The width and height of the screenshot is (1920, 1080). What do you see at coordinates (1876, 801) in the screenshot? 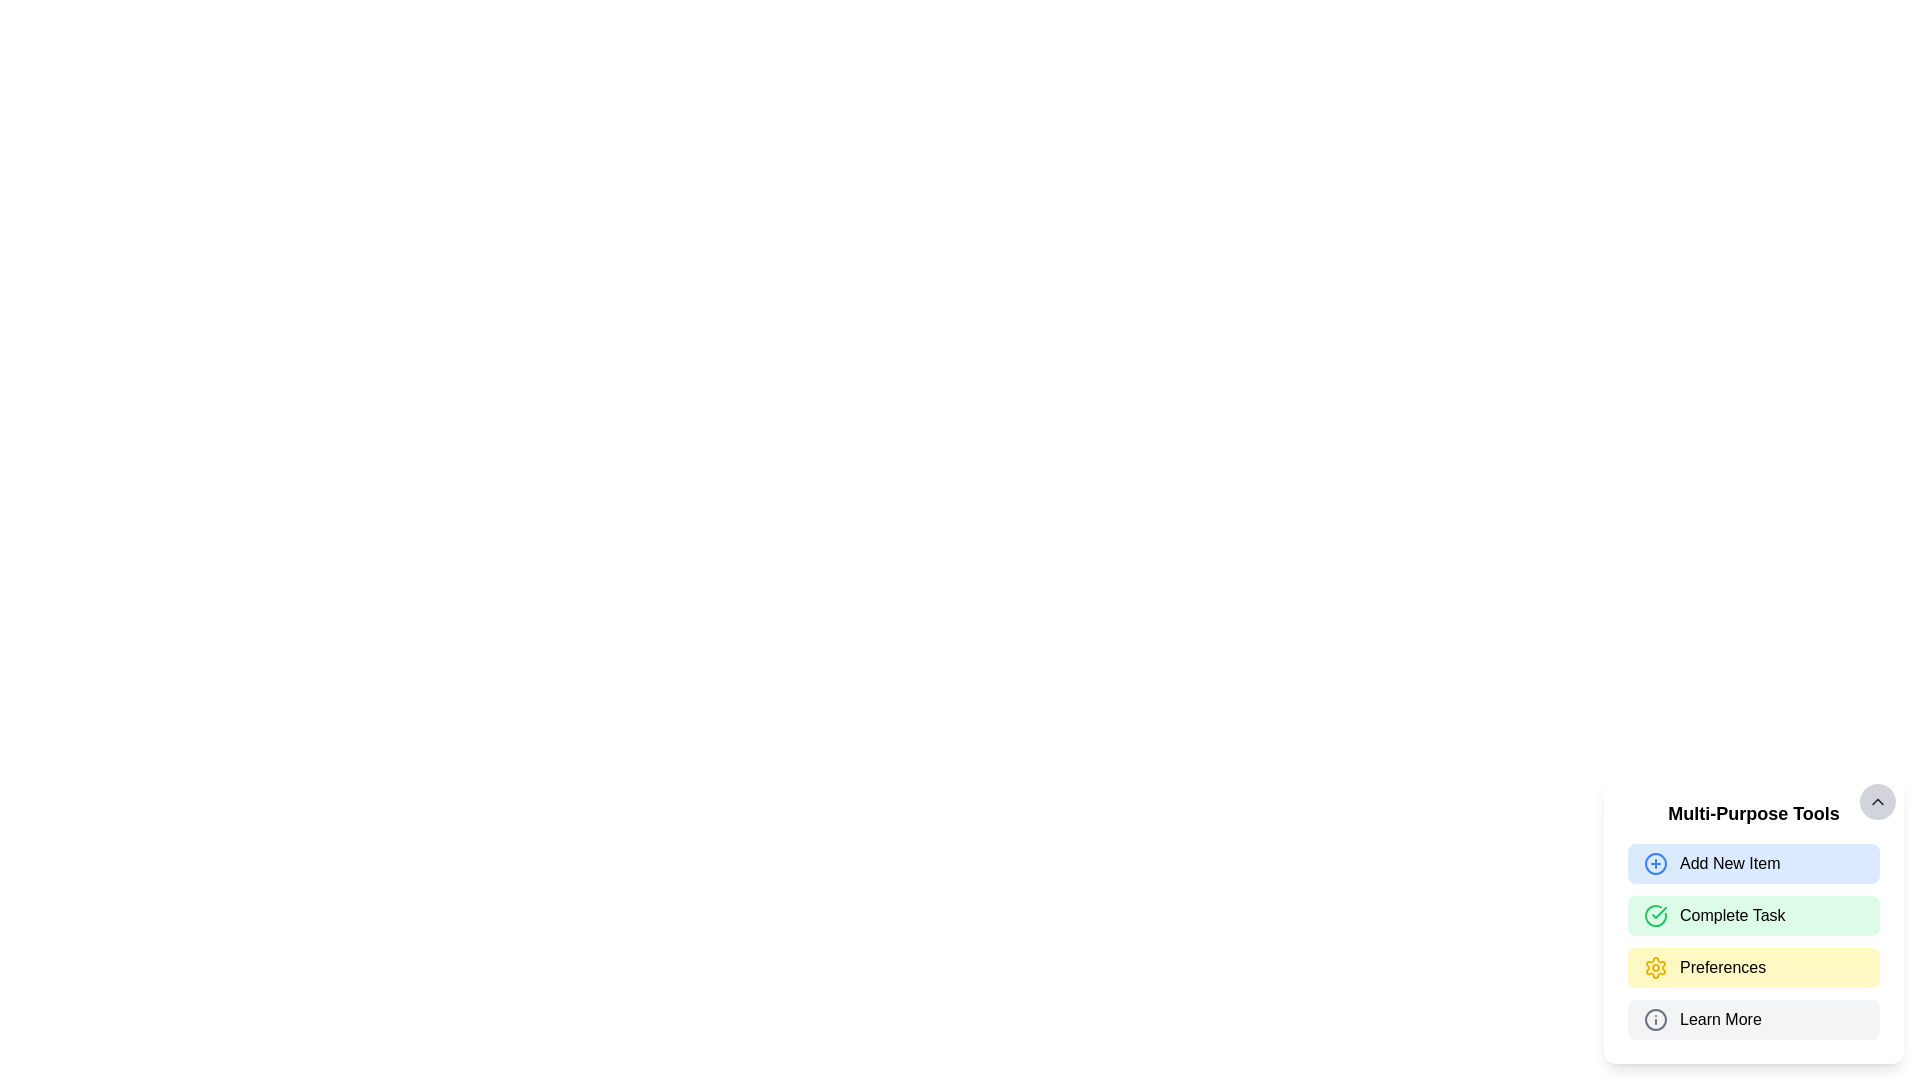
I see `the upward-pointing chevron arrow icon button with a black stroke on a circular gray background located in the top right corner of the 'Multi-Purpose Tools' box` at bounding box center [1876, 801].